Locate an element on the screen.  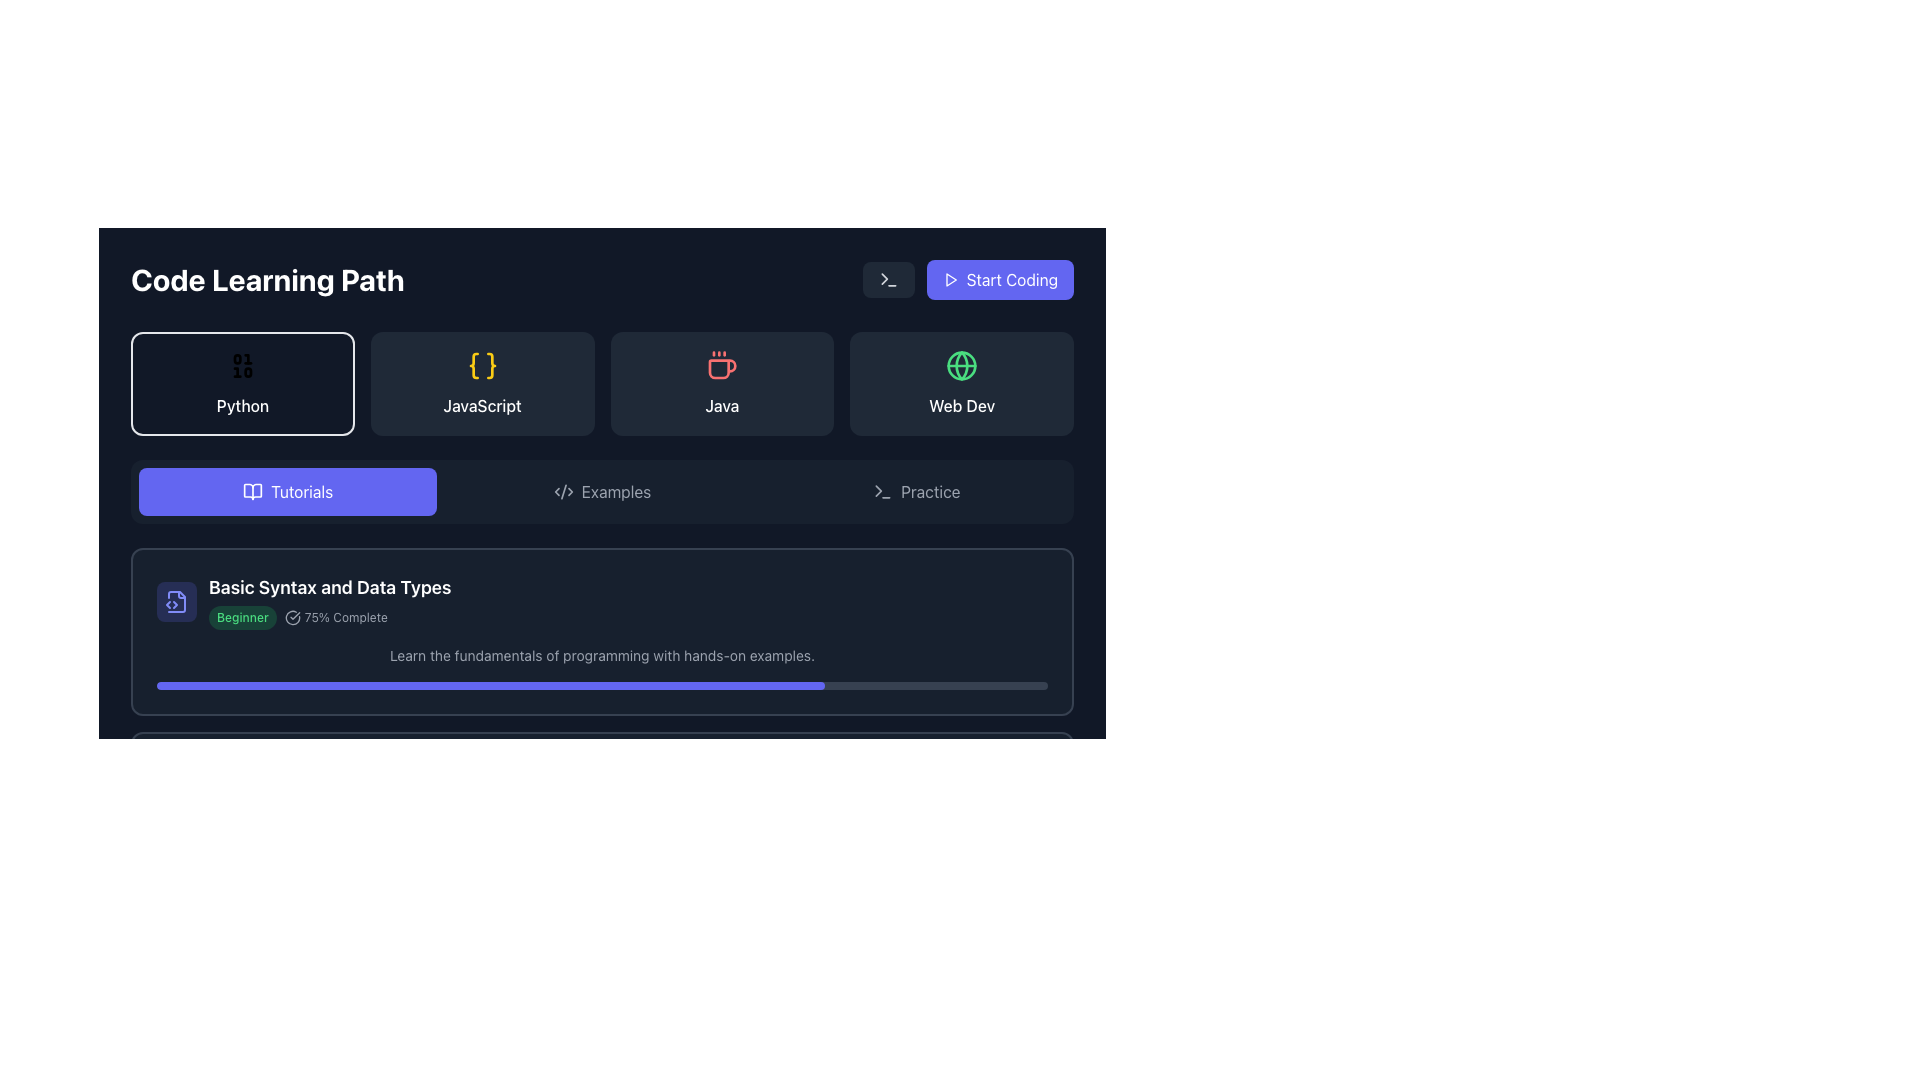
the visual representation of the progress indicator located within the grey horizontal bar at the bottom of the interface, below the 'Basic Syntax and Data Types' section is located at coordinates (357, 869).